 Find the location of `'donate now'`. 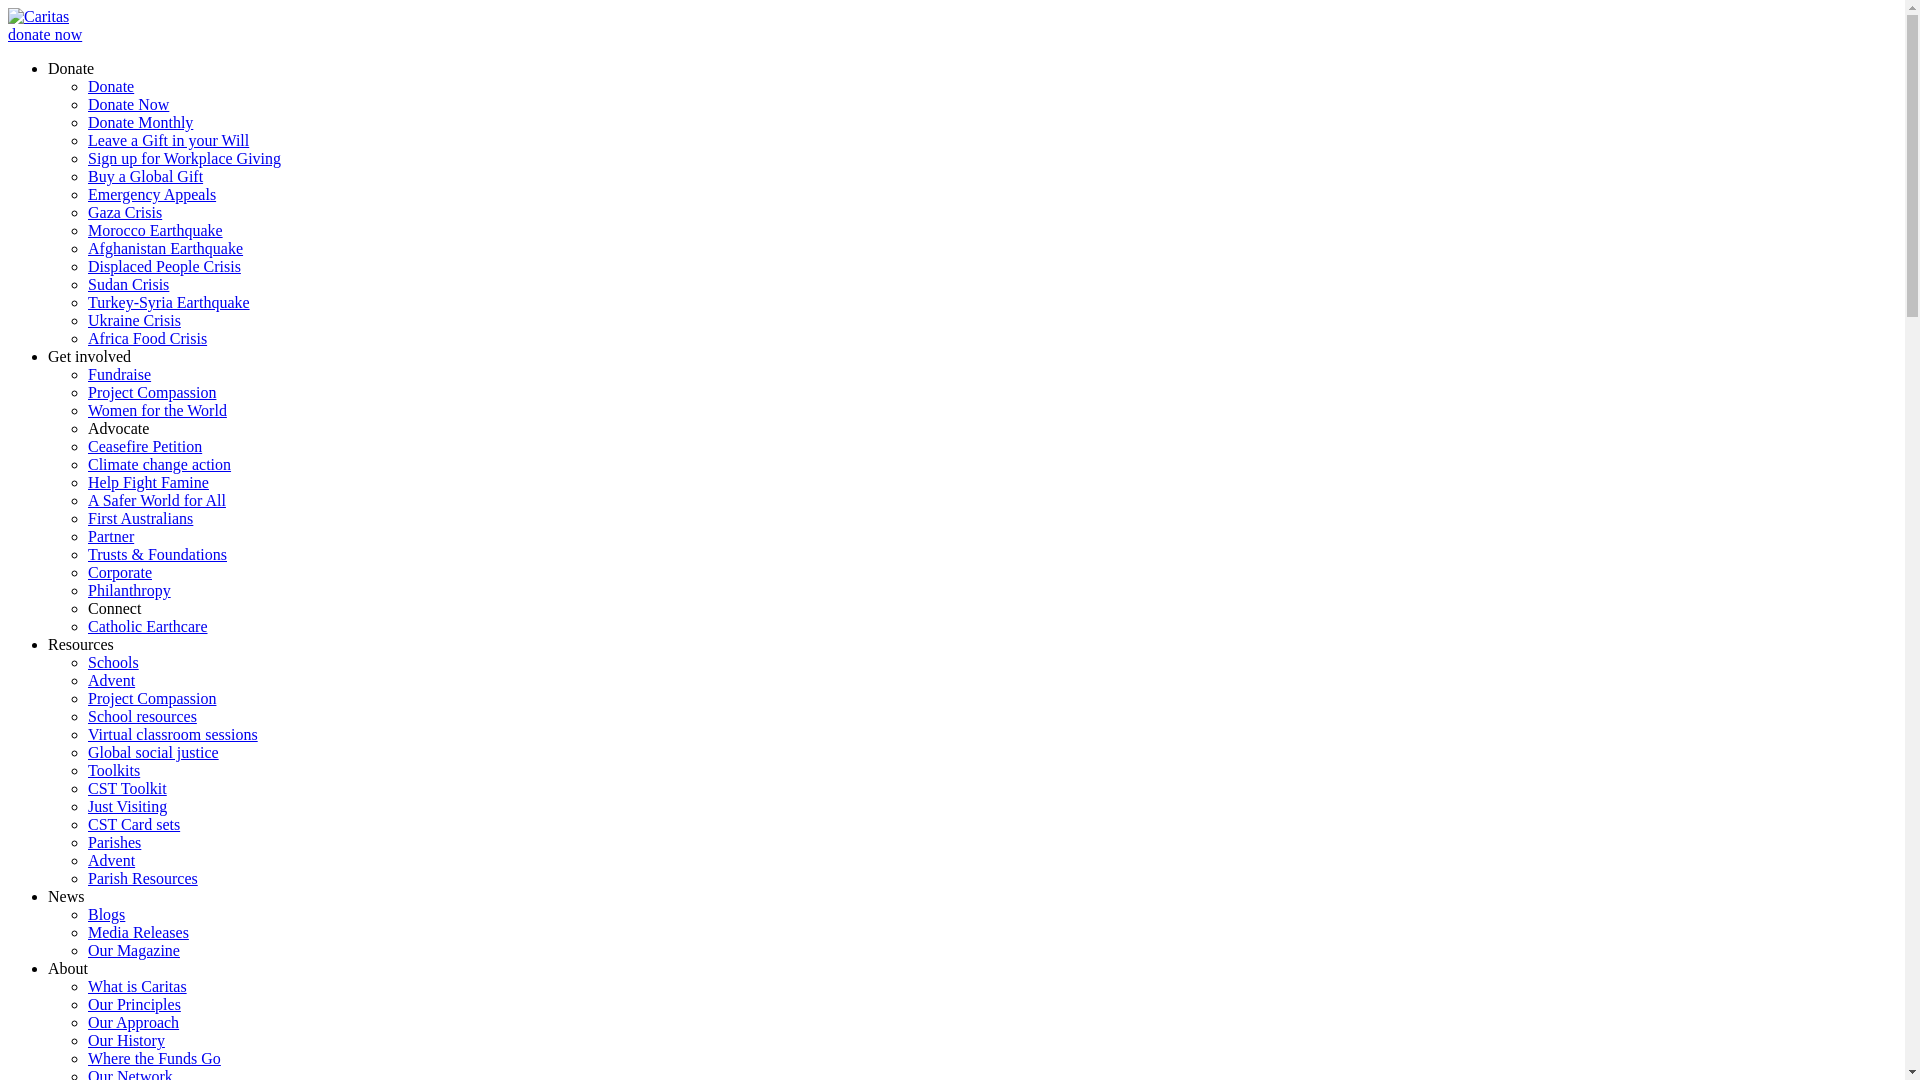

'donate now' is located at coordinates (44, 34).